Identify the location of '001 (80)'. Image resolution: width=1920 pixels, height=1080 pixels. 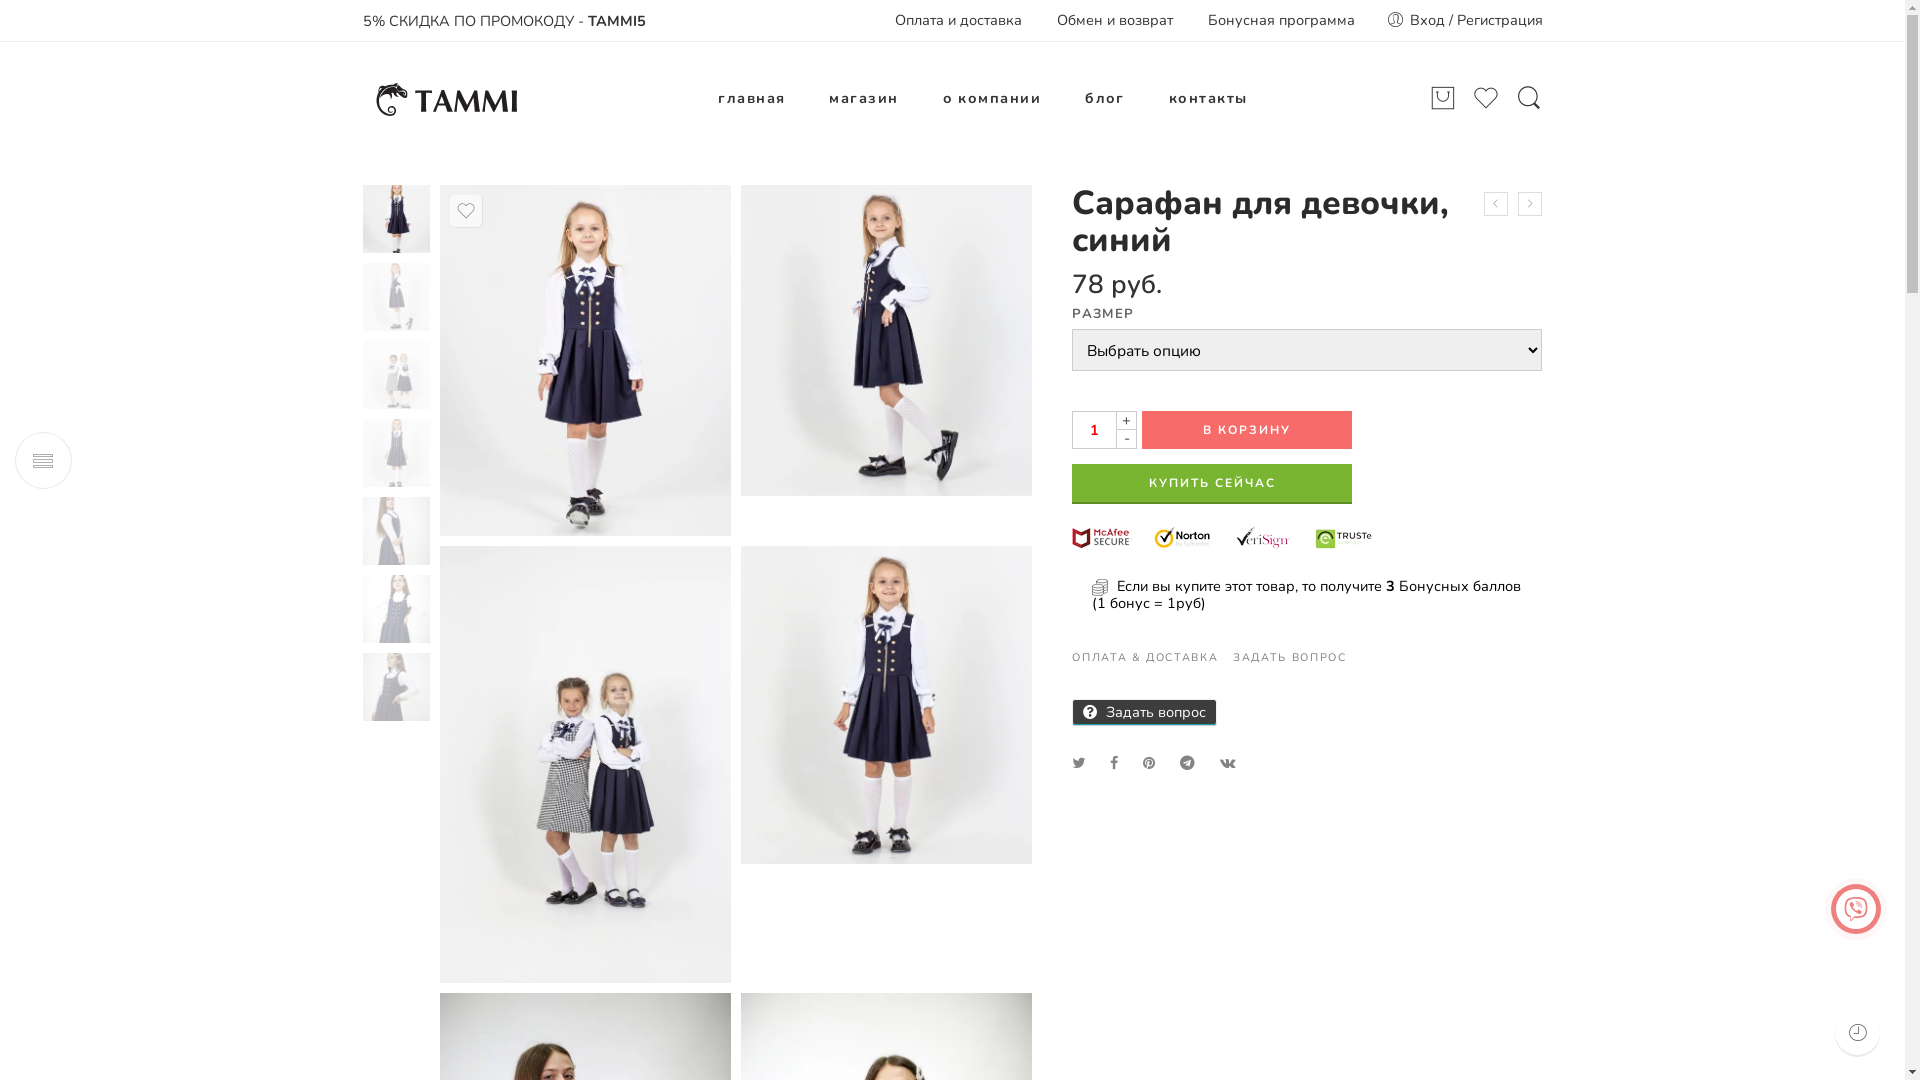
(395, 218).